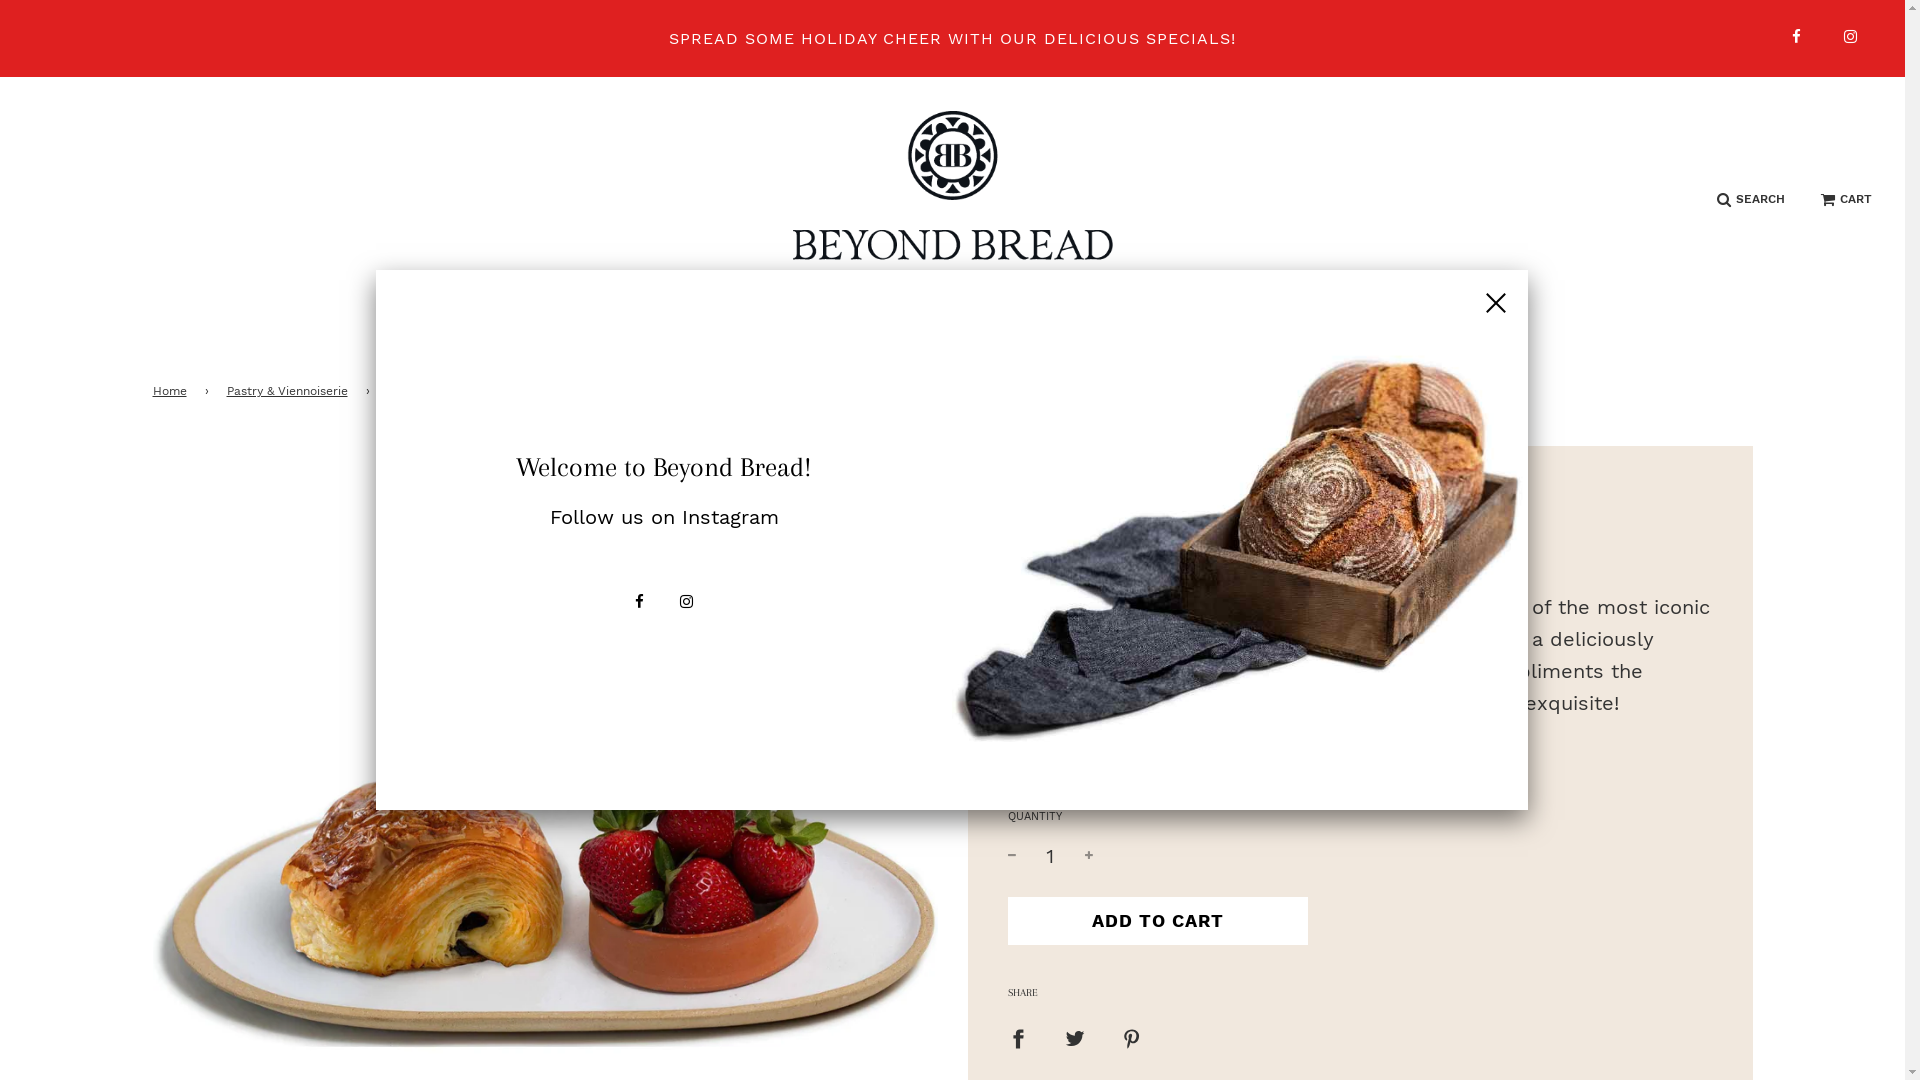 This screenshot has height=1080, width=1920. What do you see at coordinates (1845, 199) in the screenshot?
I see `'CART'` at bounding box center [1845, 199].